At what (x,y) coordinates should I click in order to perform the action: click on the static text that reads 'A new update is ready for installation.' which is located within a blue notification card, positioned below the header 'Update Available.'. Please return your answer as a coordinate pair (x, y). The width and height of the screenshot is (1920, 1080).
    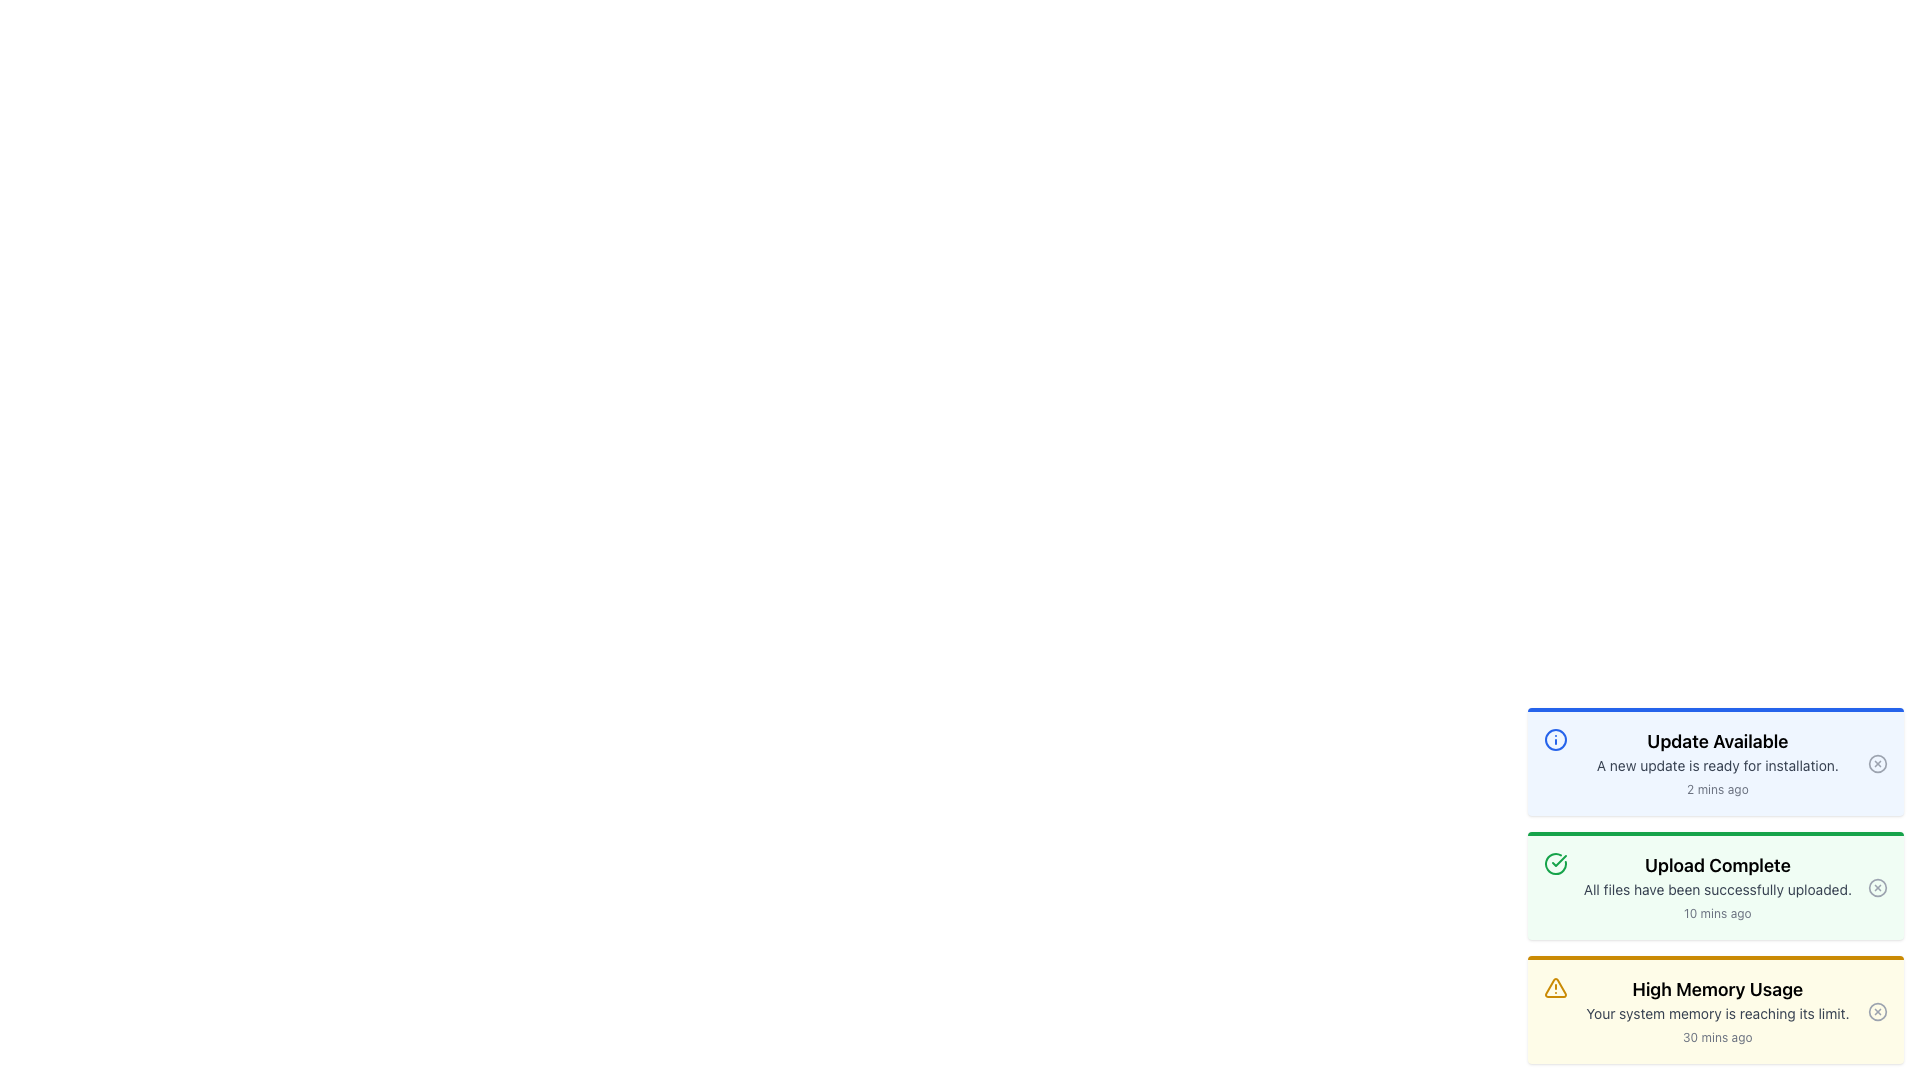
    Looking at the image, I should click on (1716, 765).